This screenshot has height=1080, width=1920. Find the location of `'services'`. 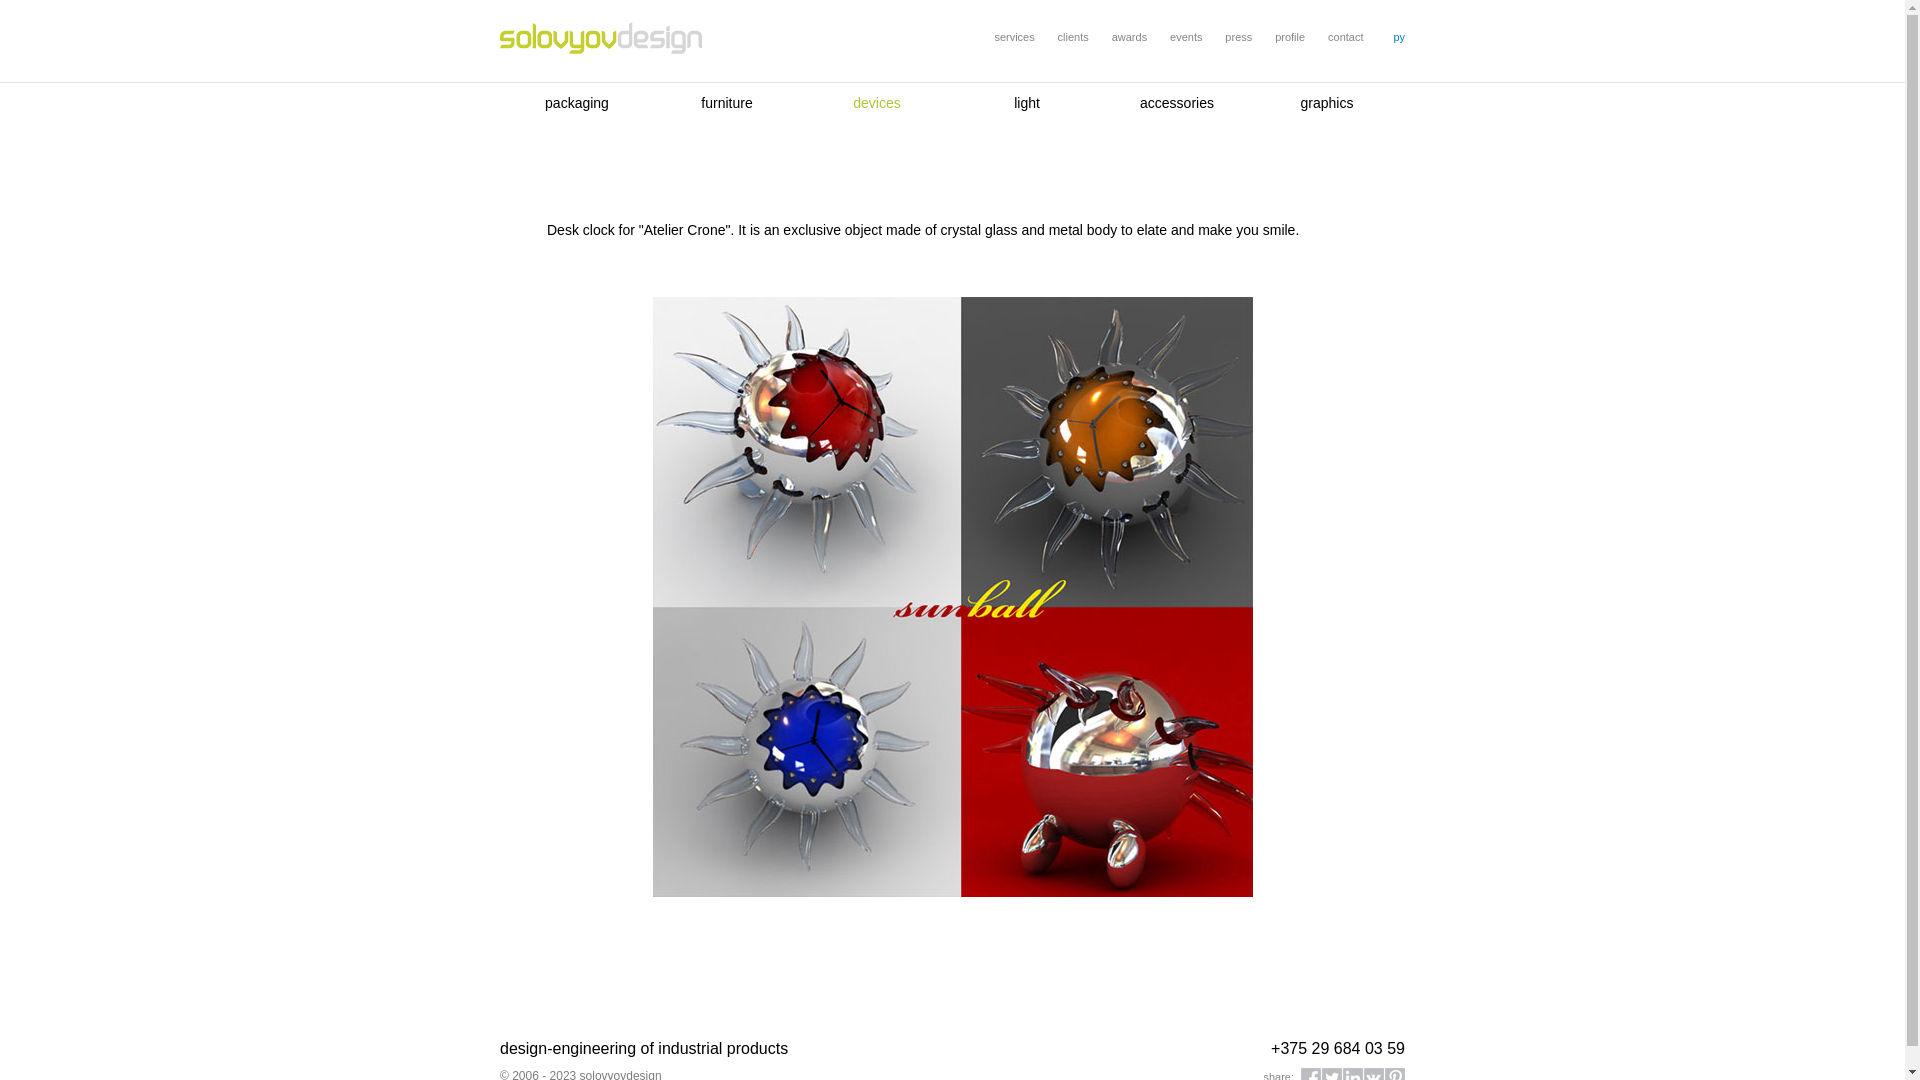

'services' is located at coordinates (1013, 37).